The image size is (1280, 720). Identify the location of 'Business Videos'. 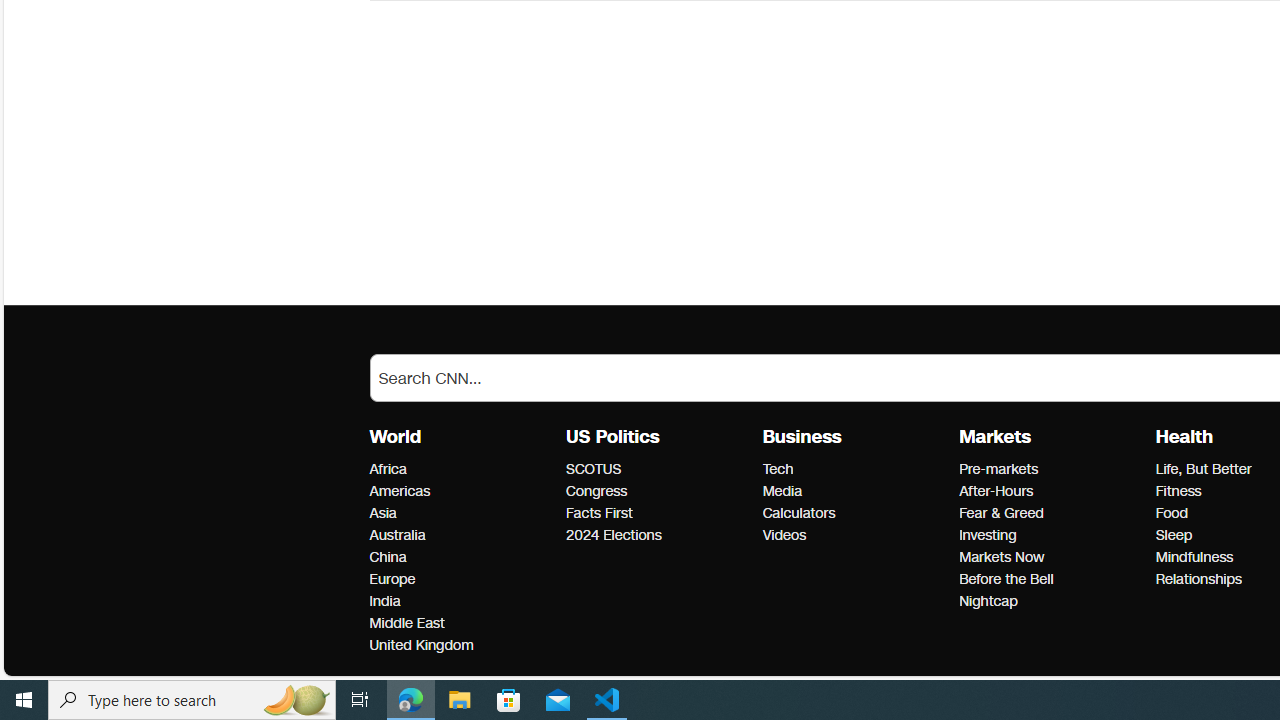
(783, 534).